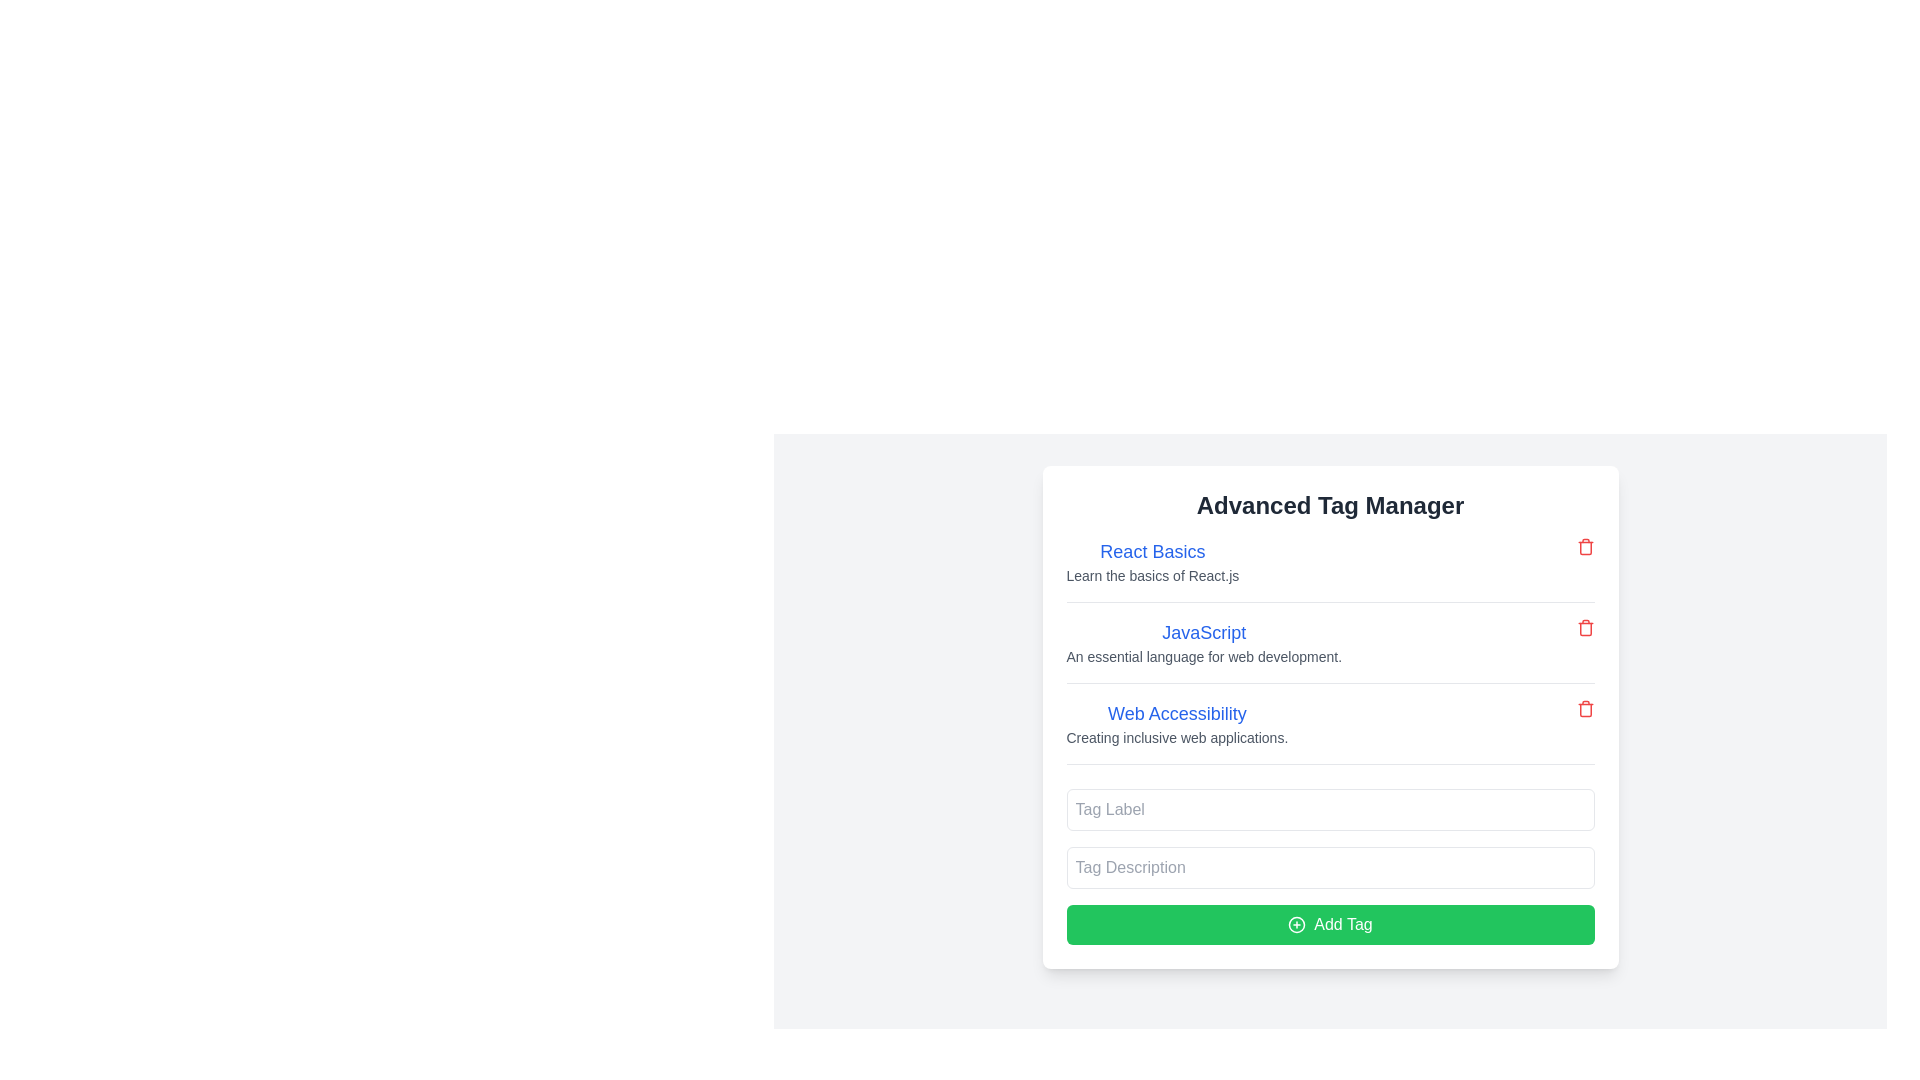 This screenshot has width=1920, height=1080. Describe the element at coordinates (1297, 925) in the screenshot. I see `the circular outline with a plus icon inside the green 'Add Tag' button located at the bottom of the card interface` at that location.